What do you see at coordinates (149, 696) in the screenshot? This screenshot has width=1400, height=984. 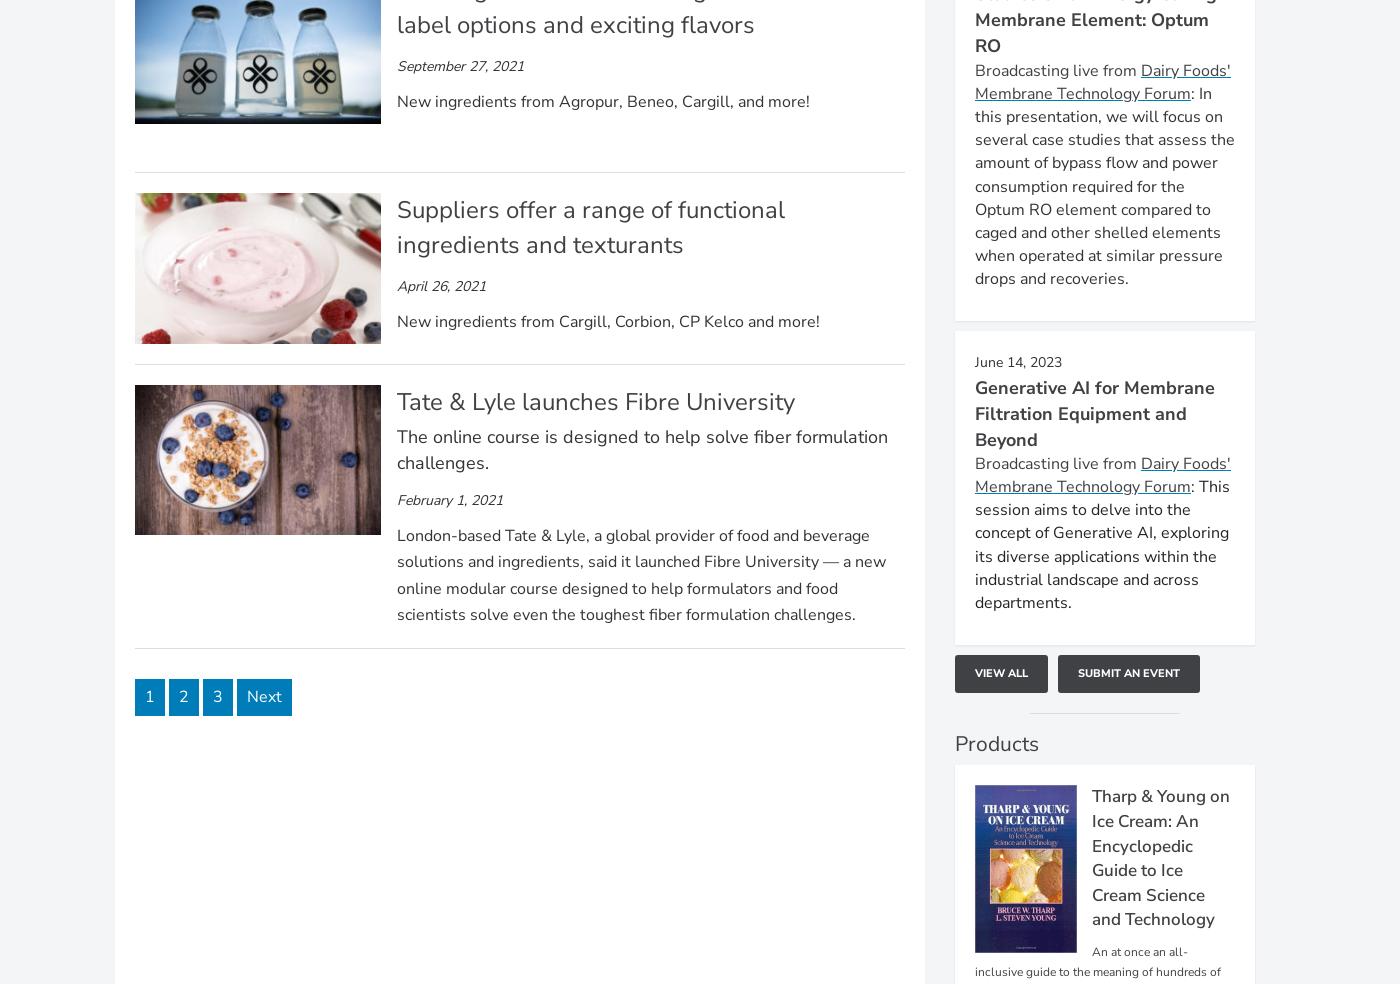 I see `'1'` at bounding box center [149, 696].